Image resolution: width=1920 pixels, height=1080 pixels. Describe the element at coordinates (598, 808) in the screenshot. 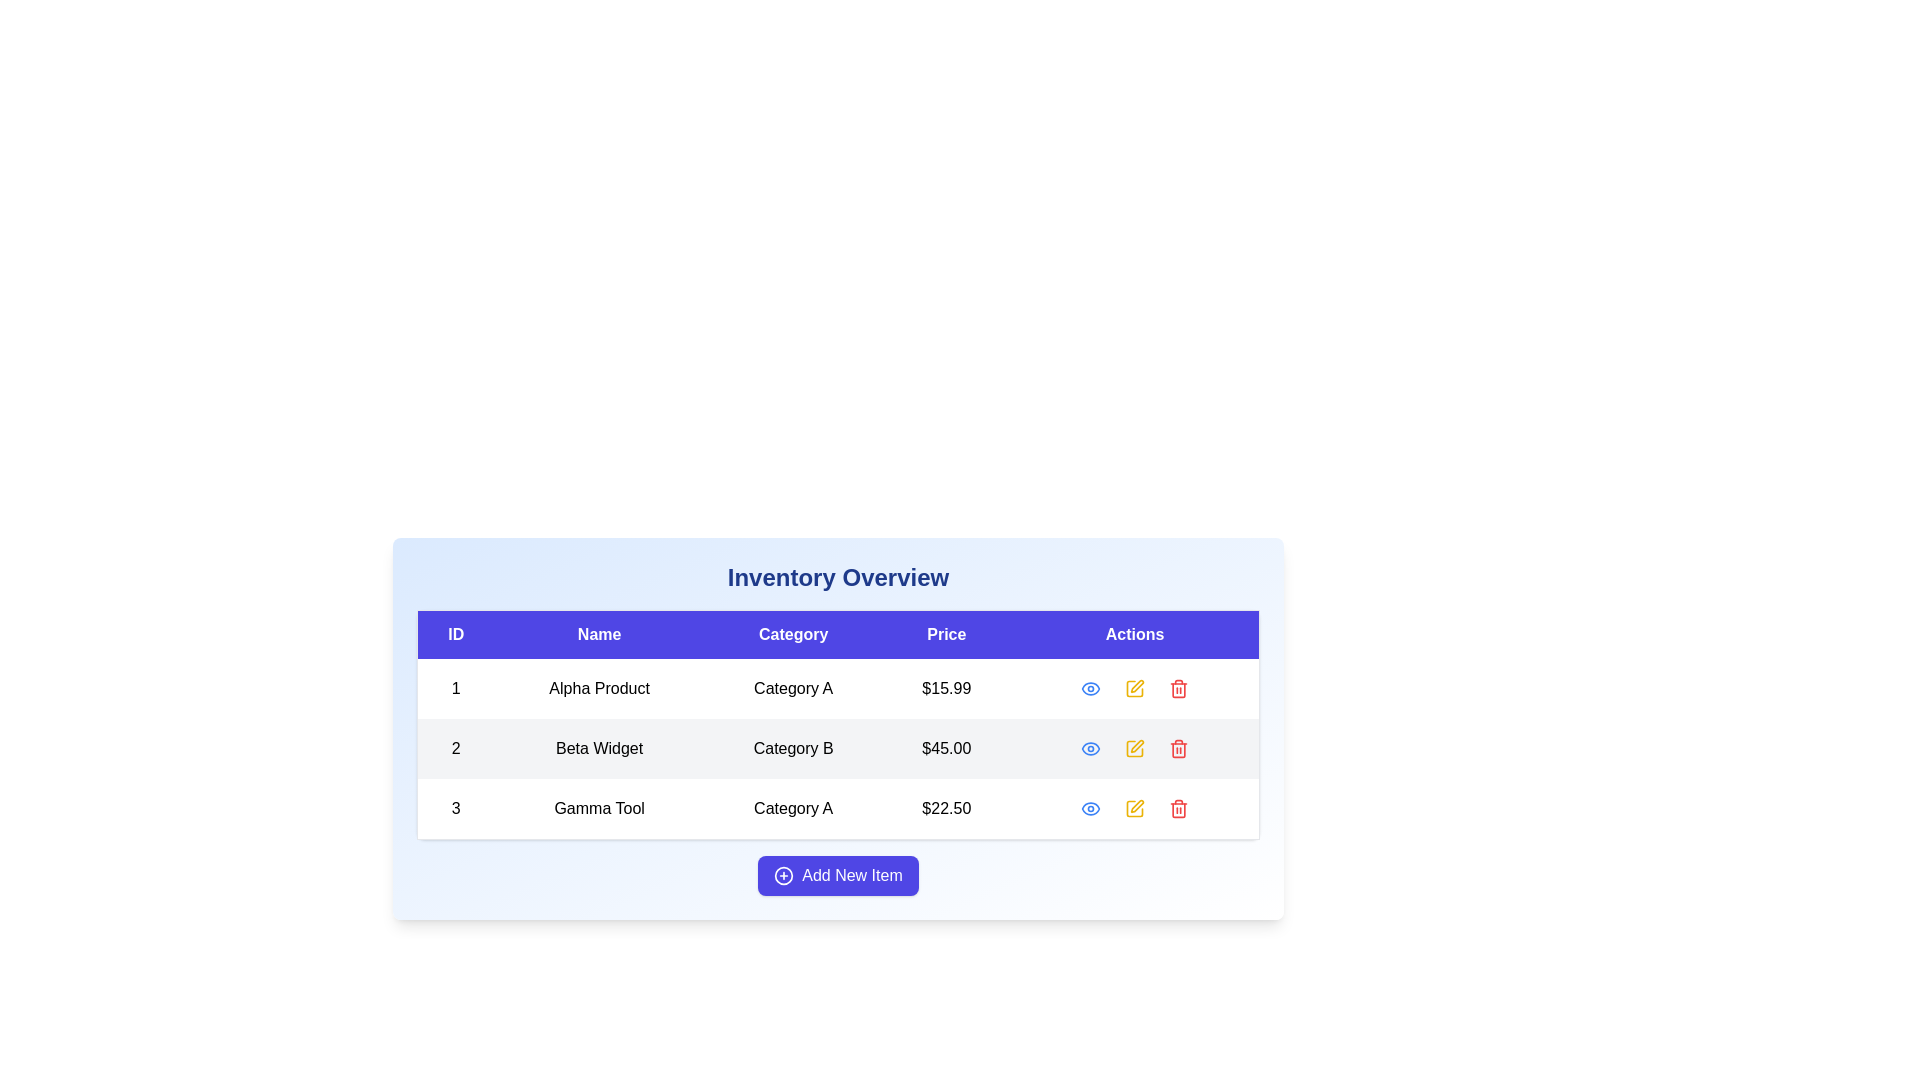

I see `text label that reads 'Gamma Tool', which is located in the second column of the third row in the inventory table under the header 'Inventory Overview'` at that location.